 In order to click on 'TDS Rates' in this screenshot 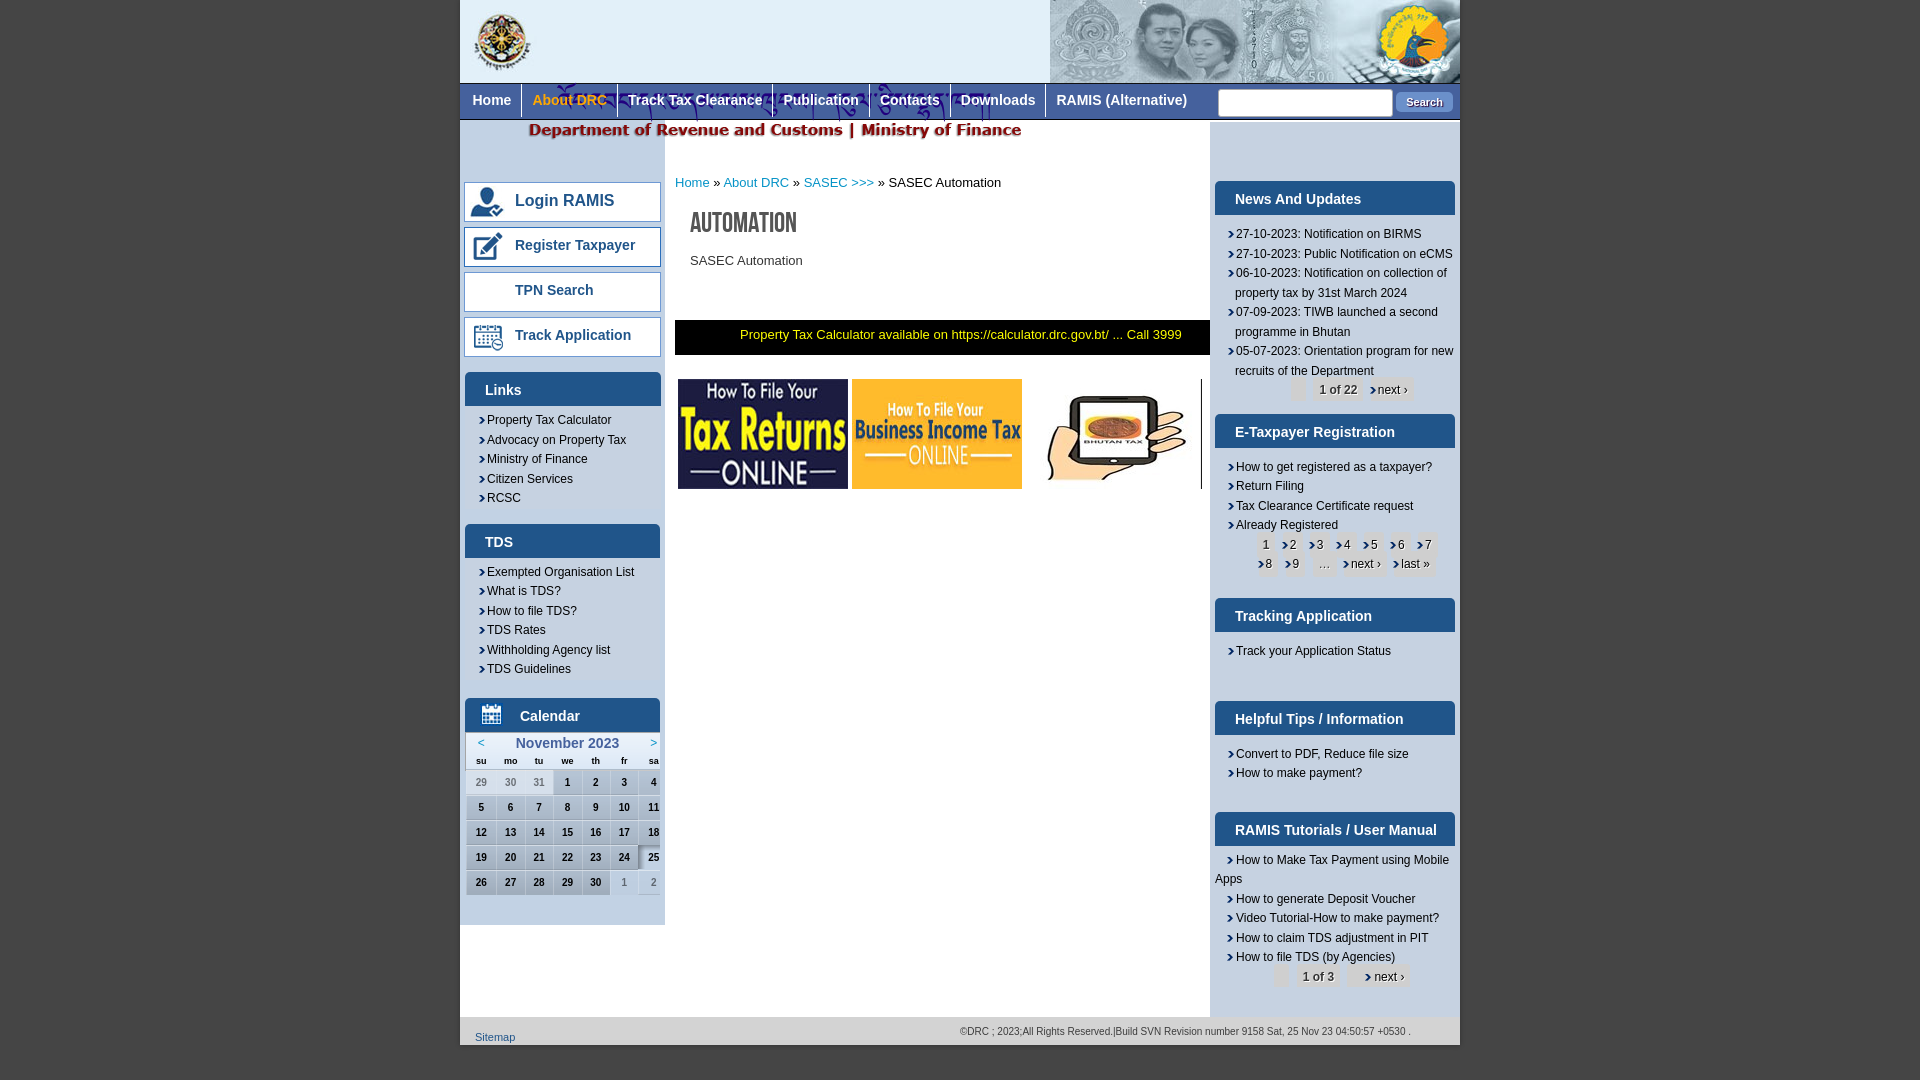, I will do `click(475, 628)`.